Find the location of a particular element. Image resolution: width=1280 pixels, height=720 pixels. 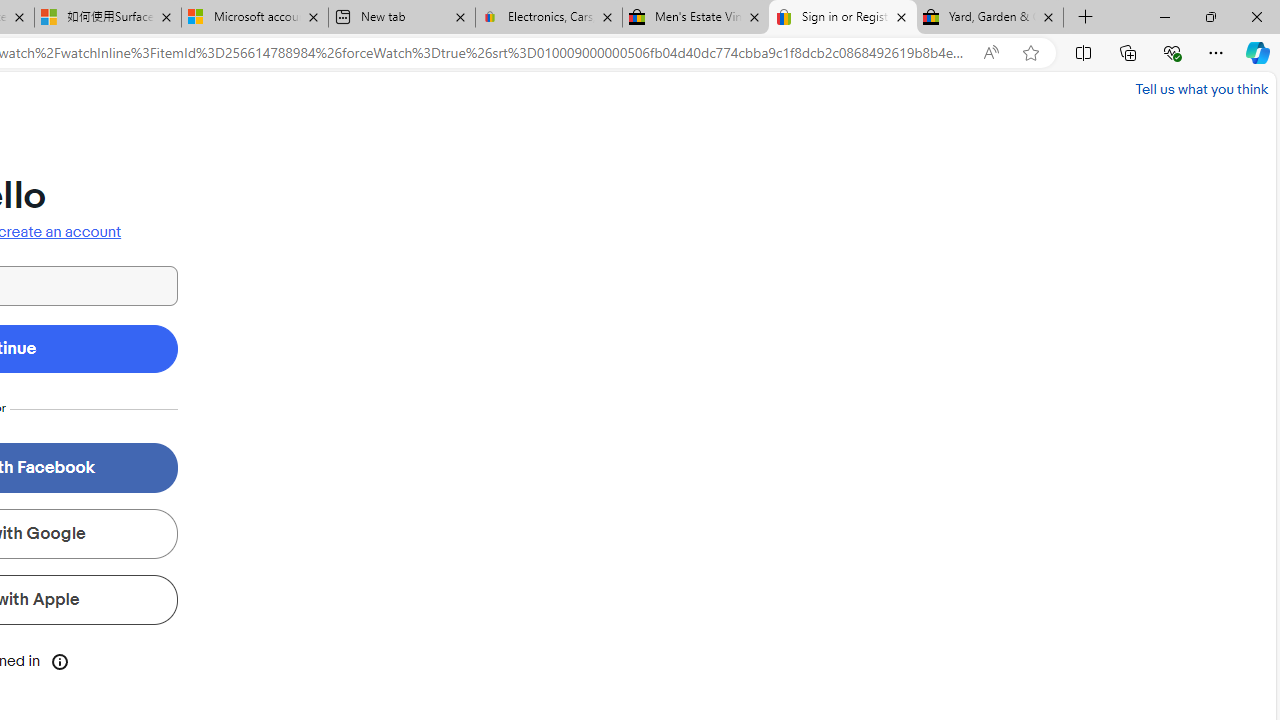

'Sign in or Register | eBay' is located at coordinates (843, 17).